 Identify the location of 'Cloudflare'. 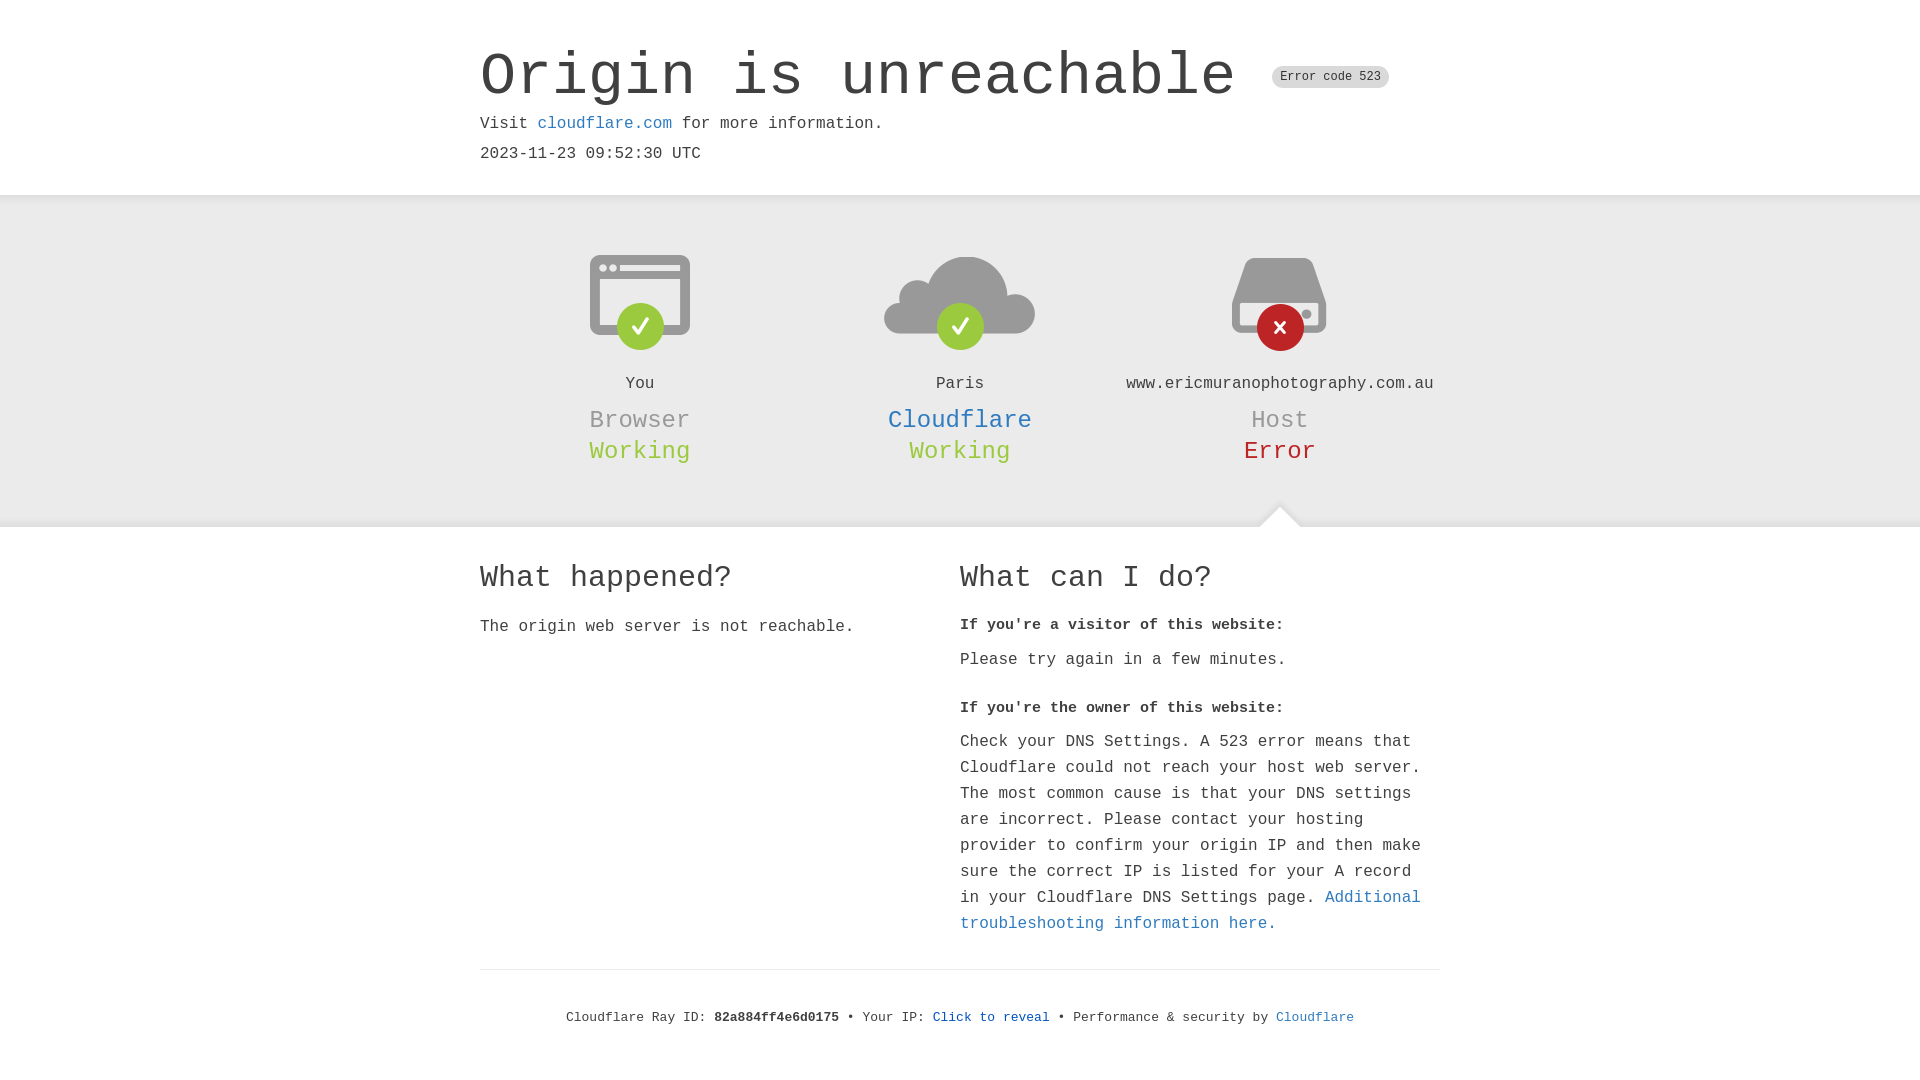
(887, 419).